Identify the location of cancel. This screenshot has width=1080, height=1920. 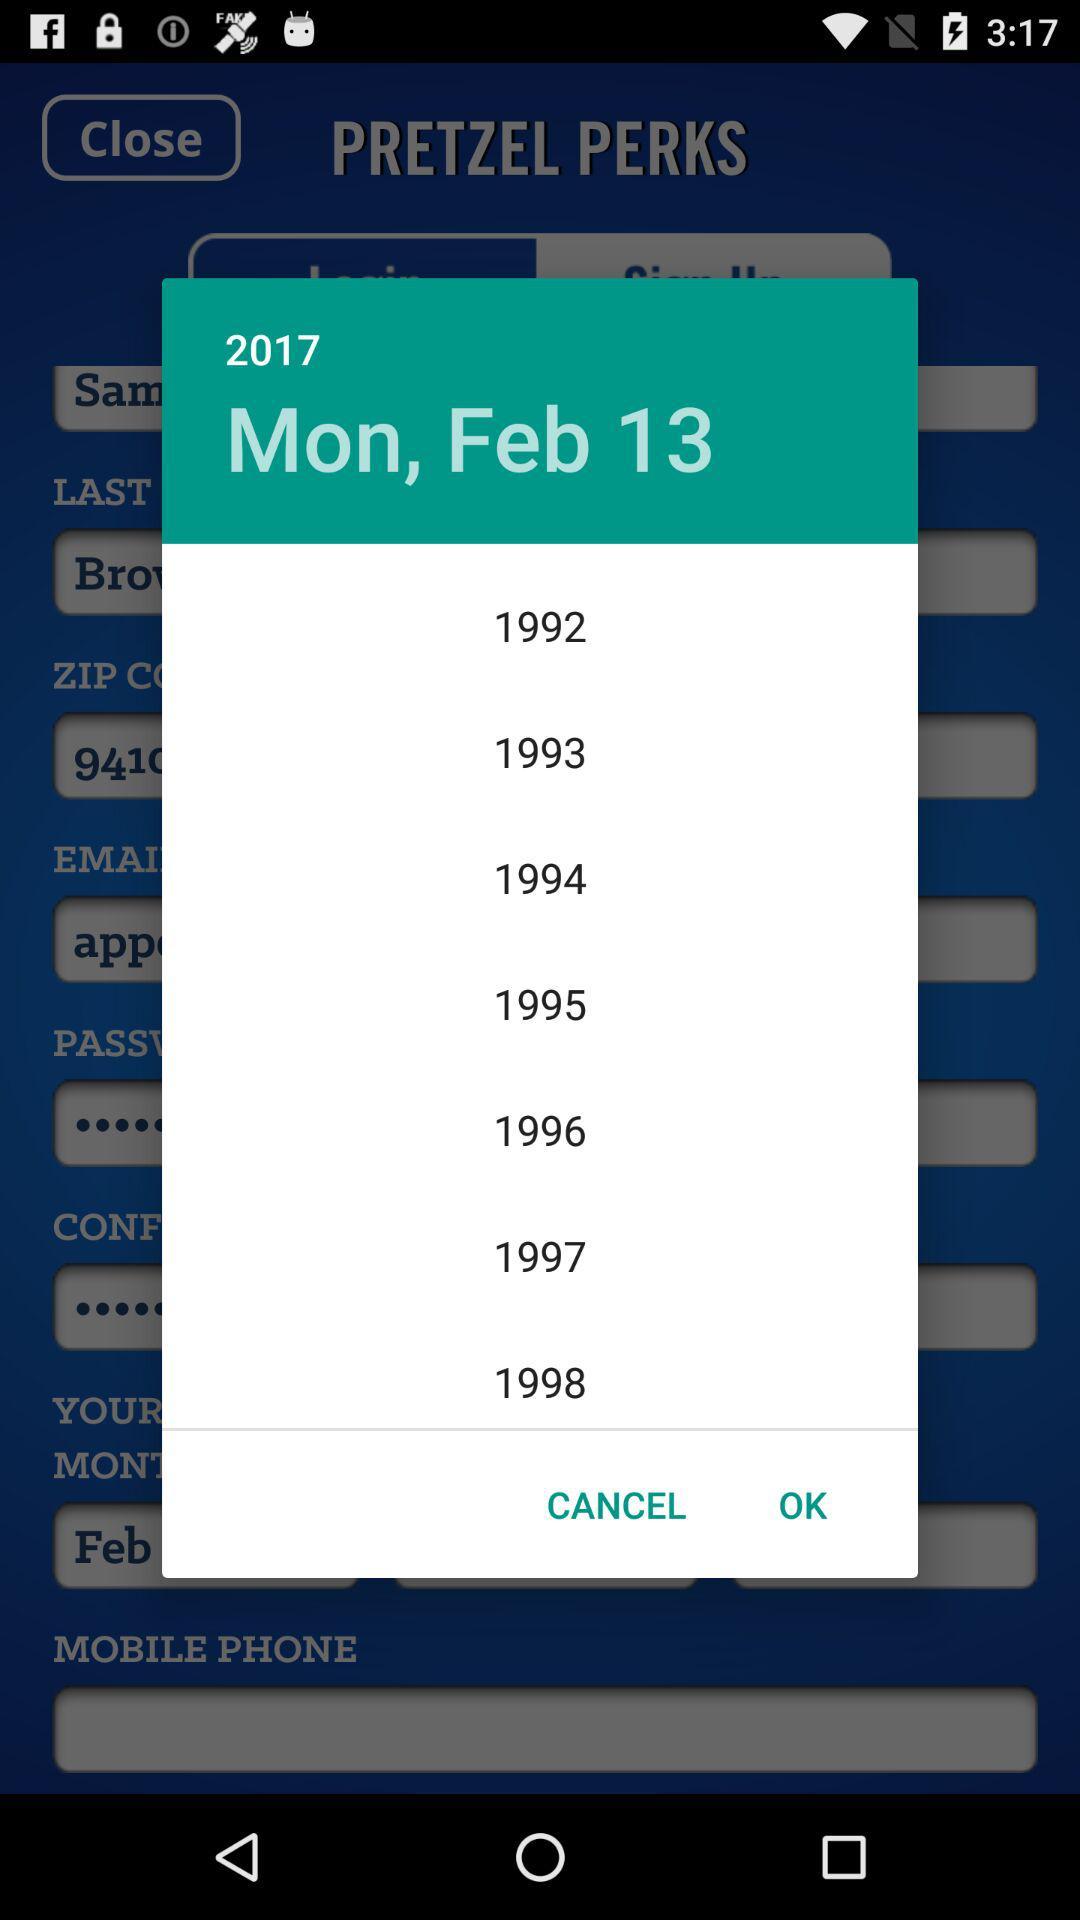
(615, 1504).